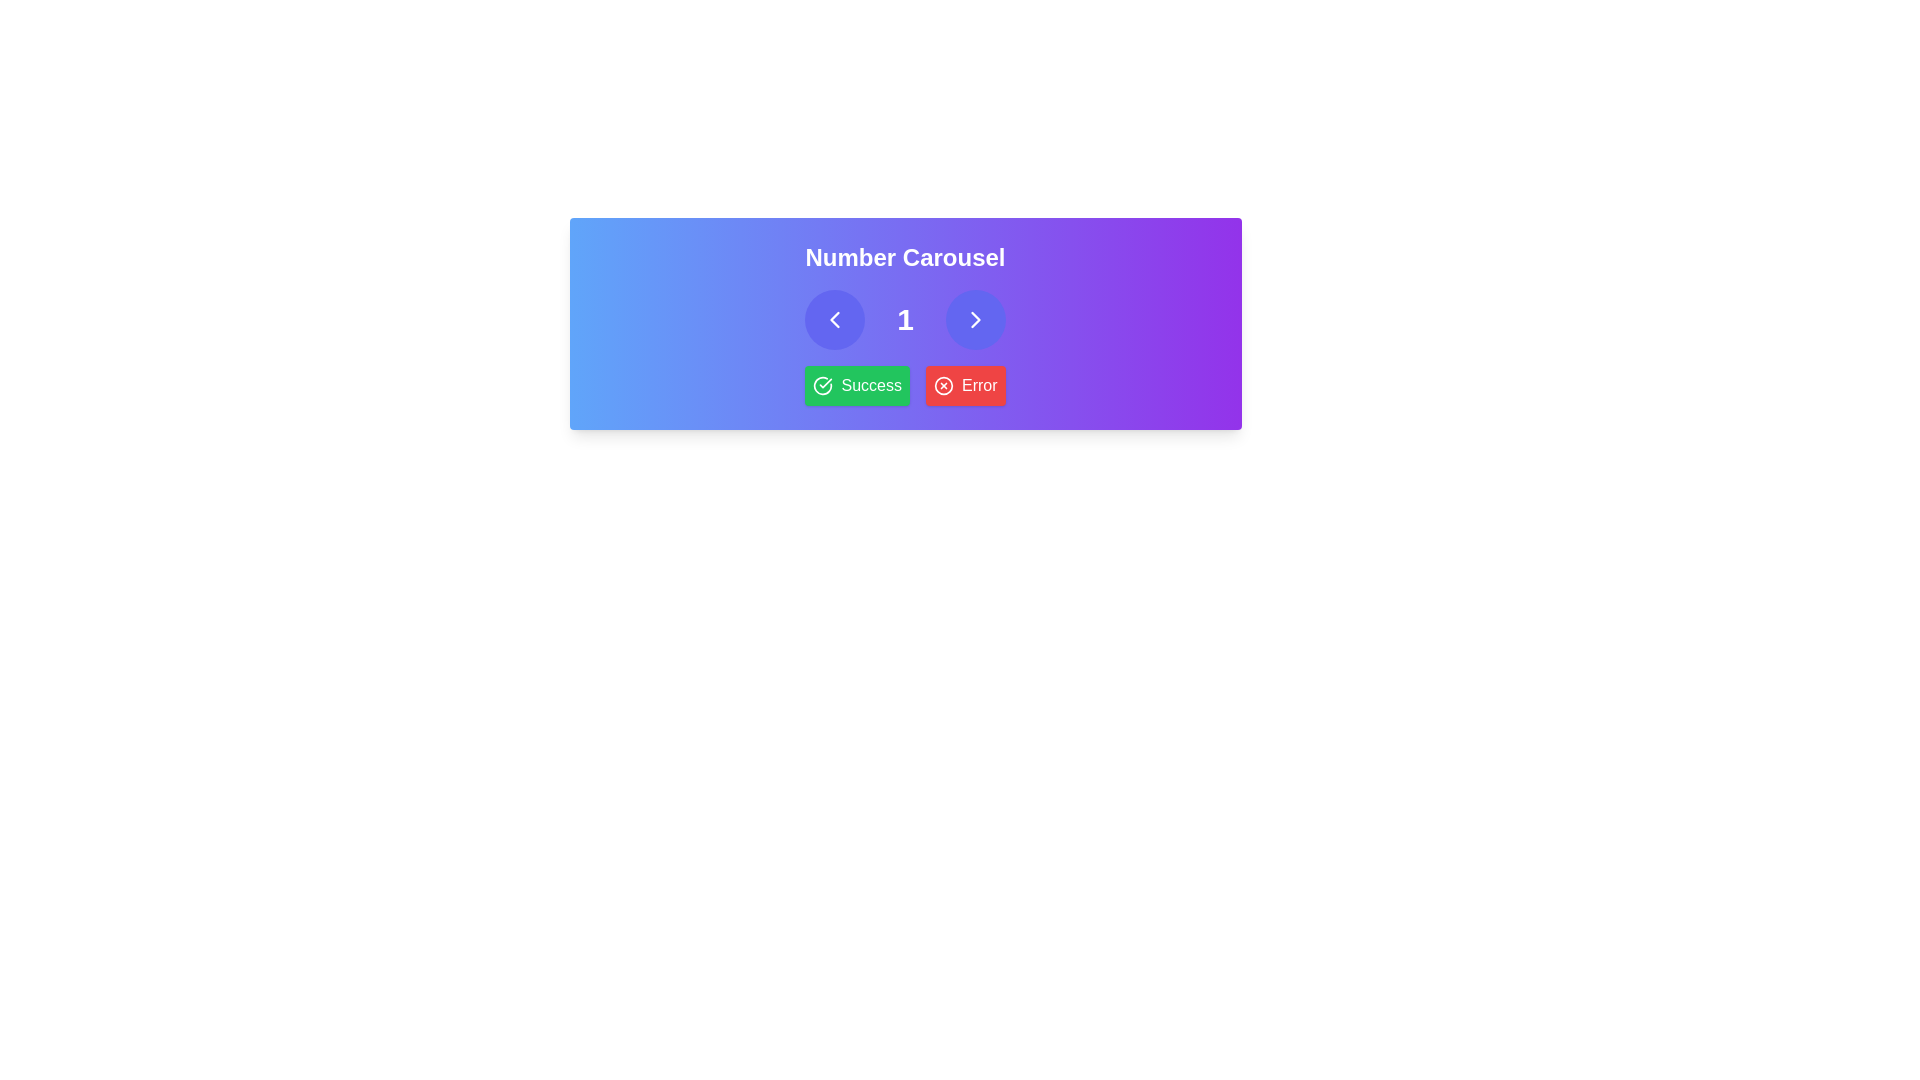  I want to click on the centered text label that reads 'Number Carousel' in large white bold font, which is positioned on a vibrant gradient background transitioning from blue to purple, so click(904, 257).